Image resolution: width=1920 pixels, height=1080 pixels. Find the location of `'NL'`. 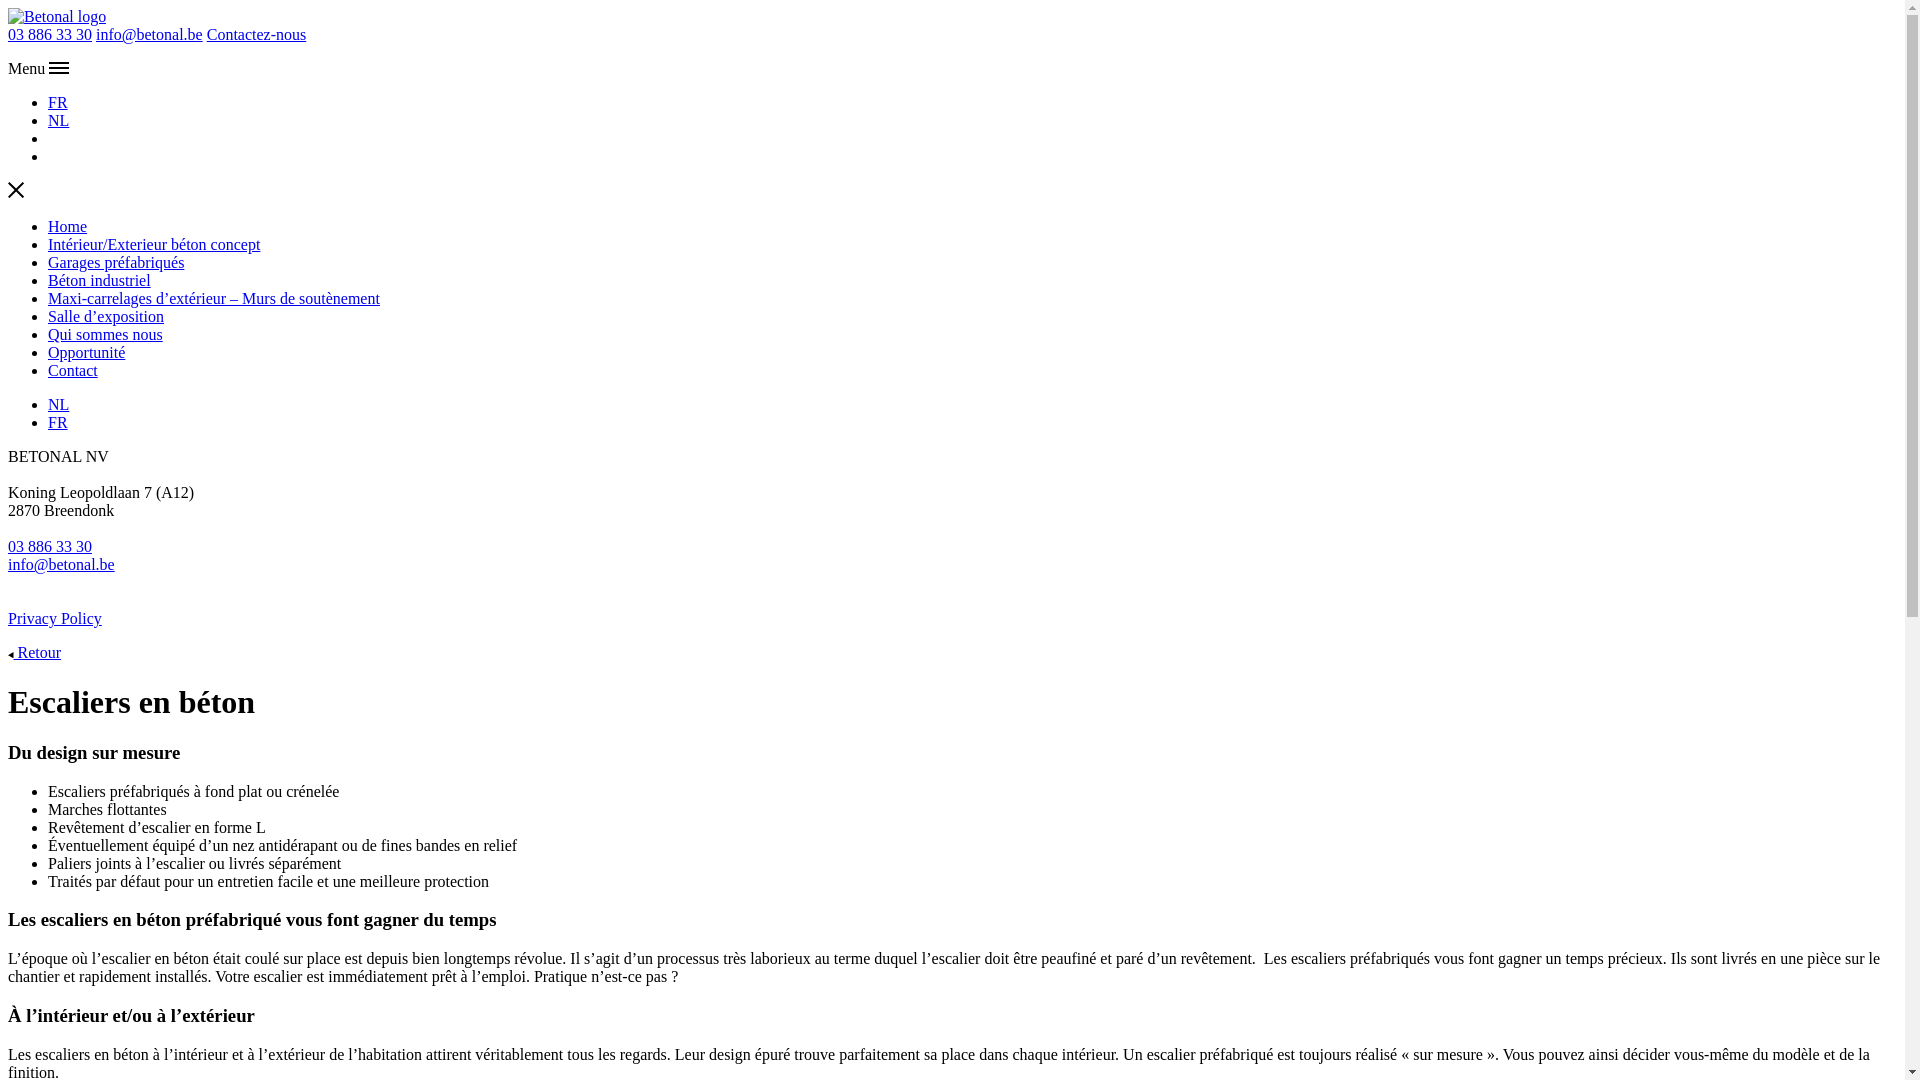

'NL' is located at coordinates (58, 120).